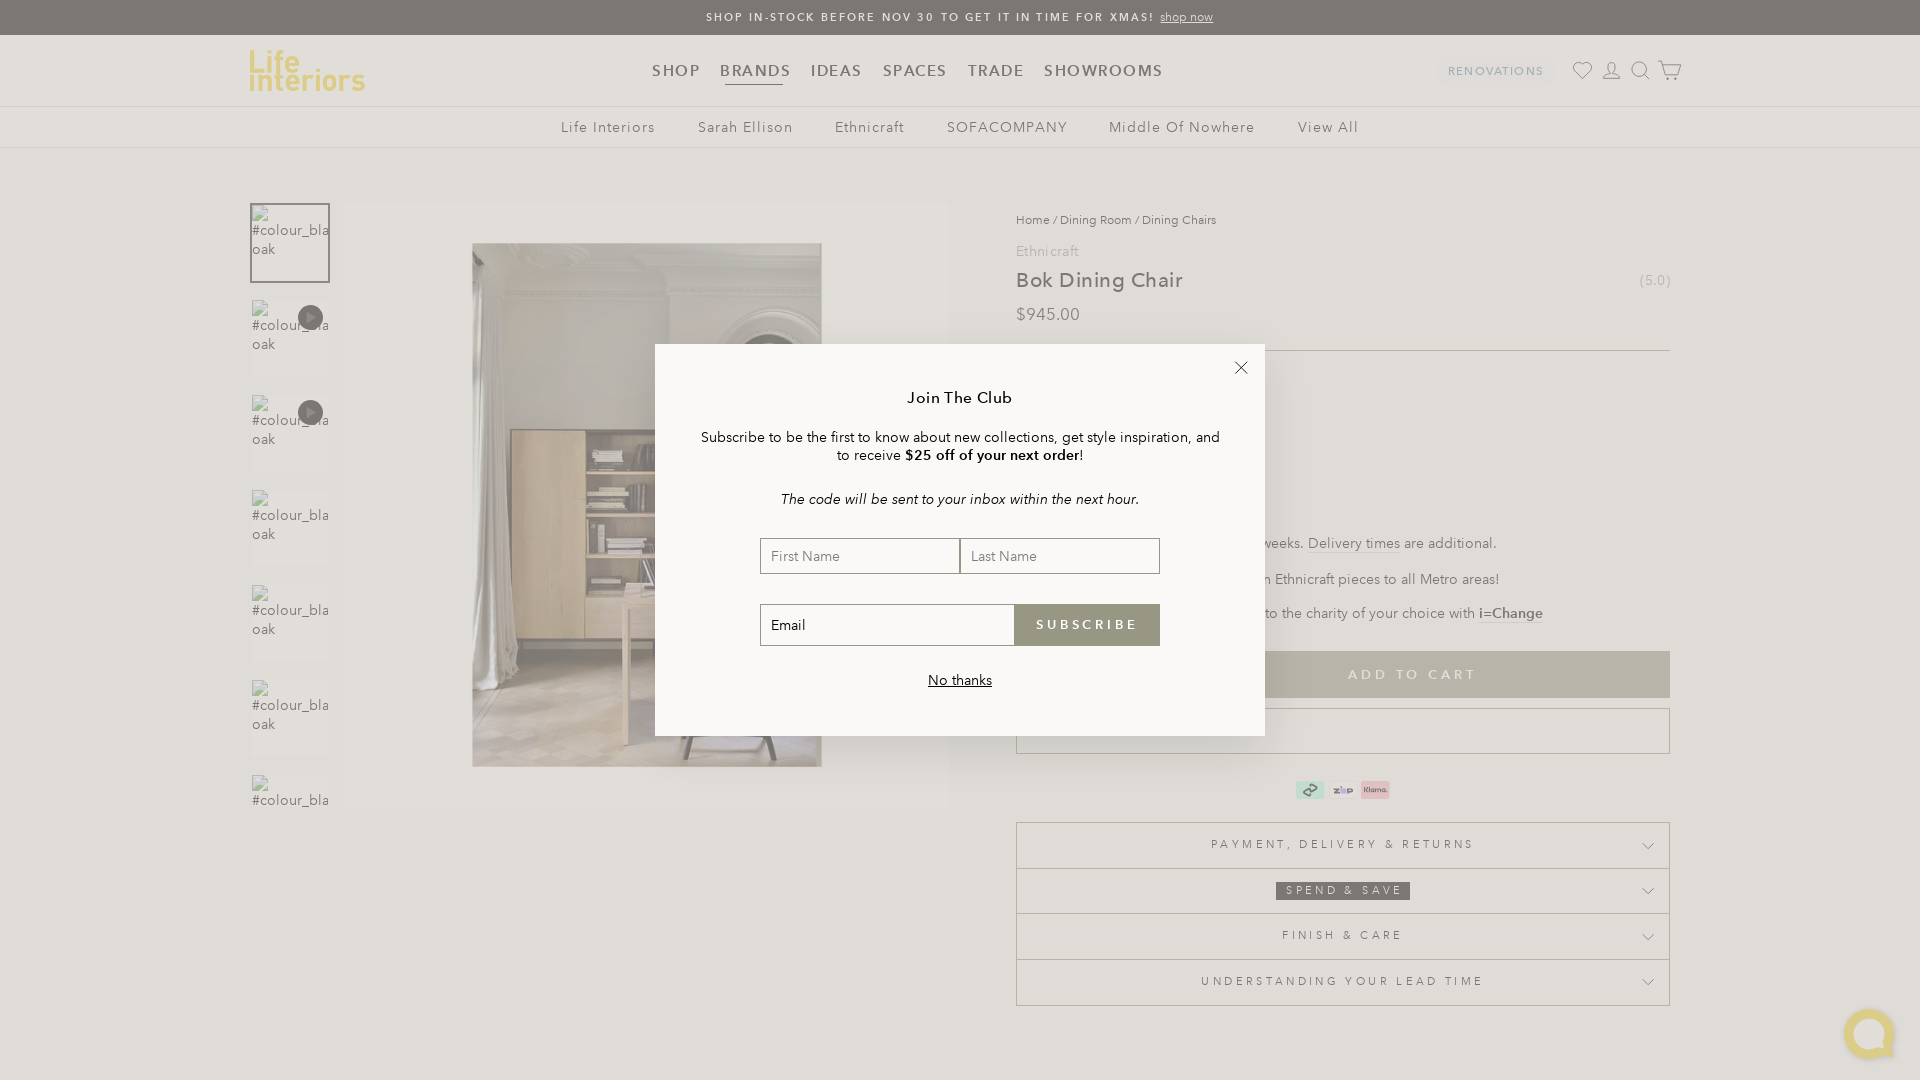 Image resolution: width=1920 pixels, height=1080 pixels. Describe the element at coordinates (1511, 612) in the screenshot. I see `'i=Change'` at that location.